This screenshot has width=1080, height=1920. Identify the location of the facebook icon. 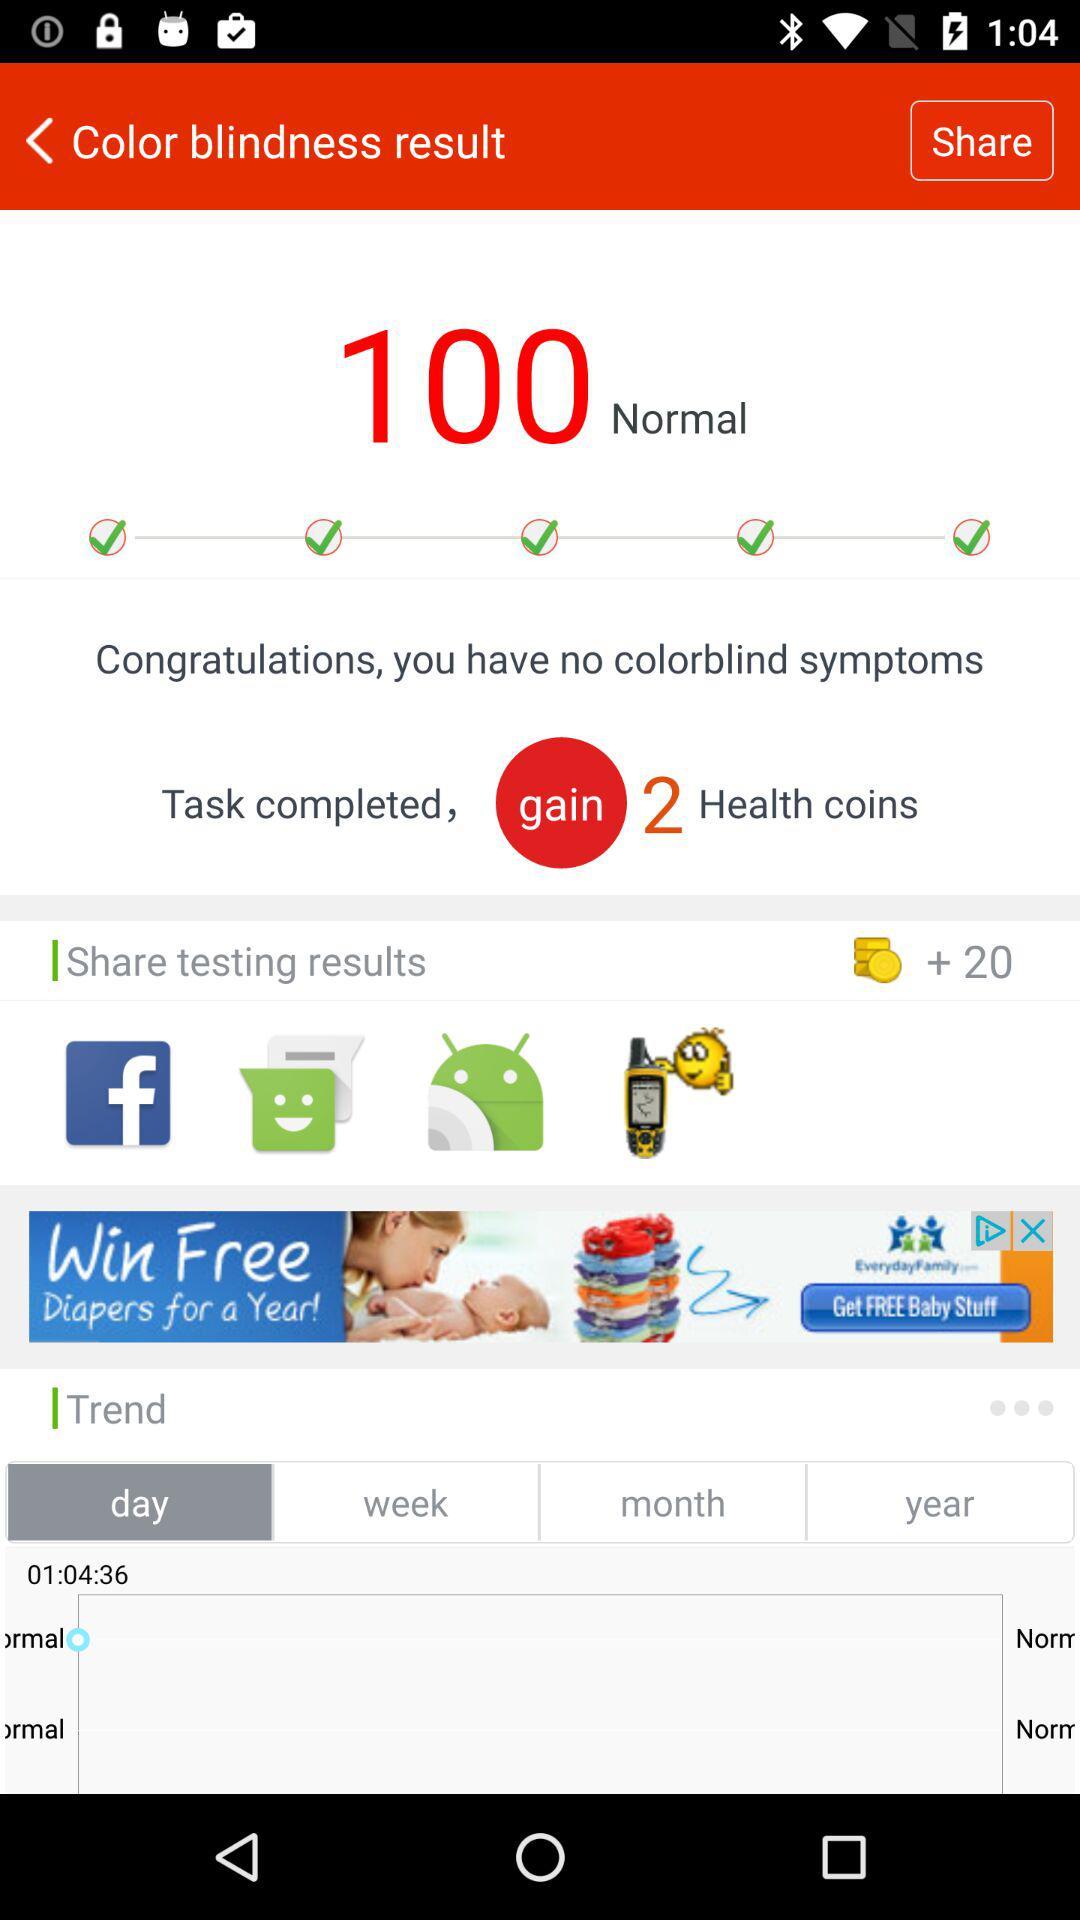
(118, 1092).